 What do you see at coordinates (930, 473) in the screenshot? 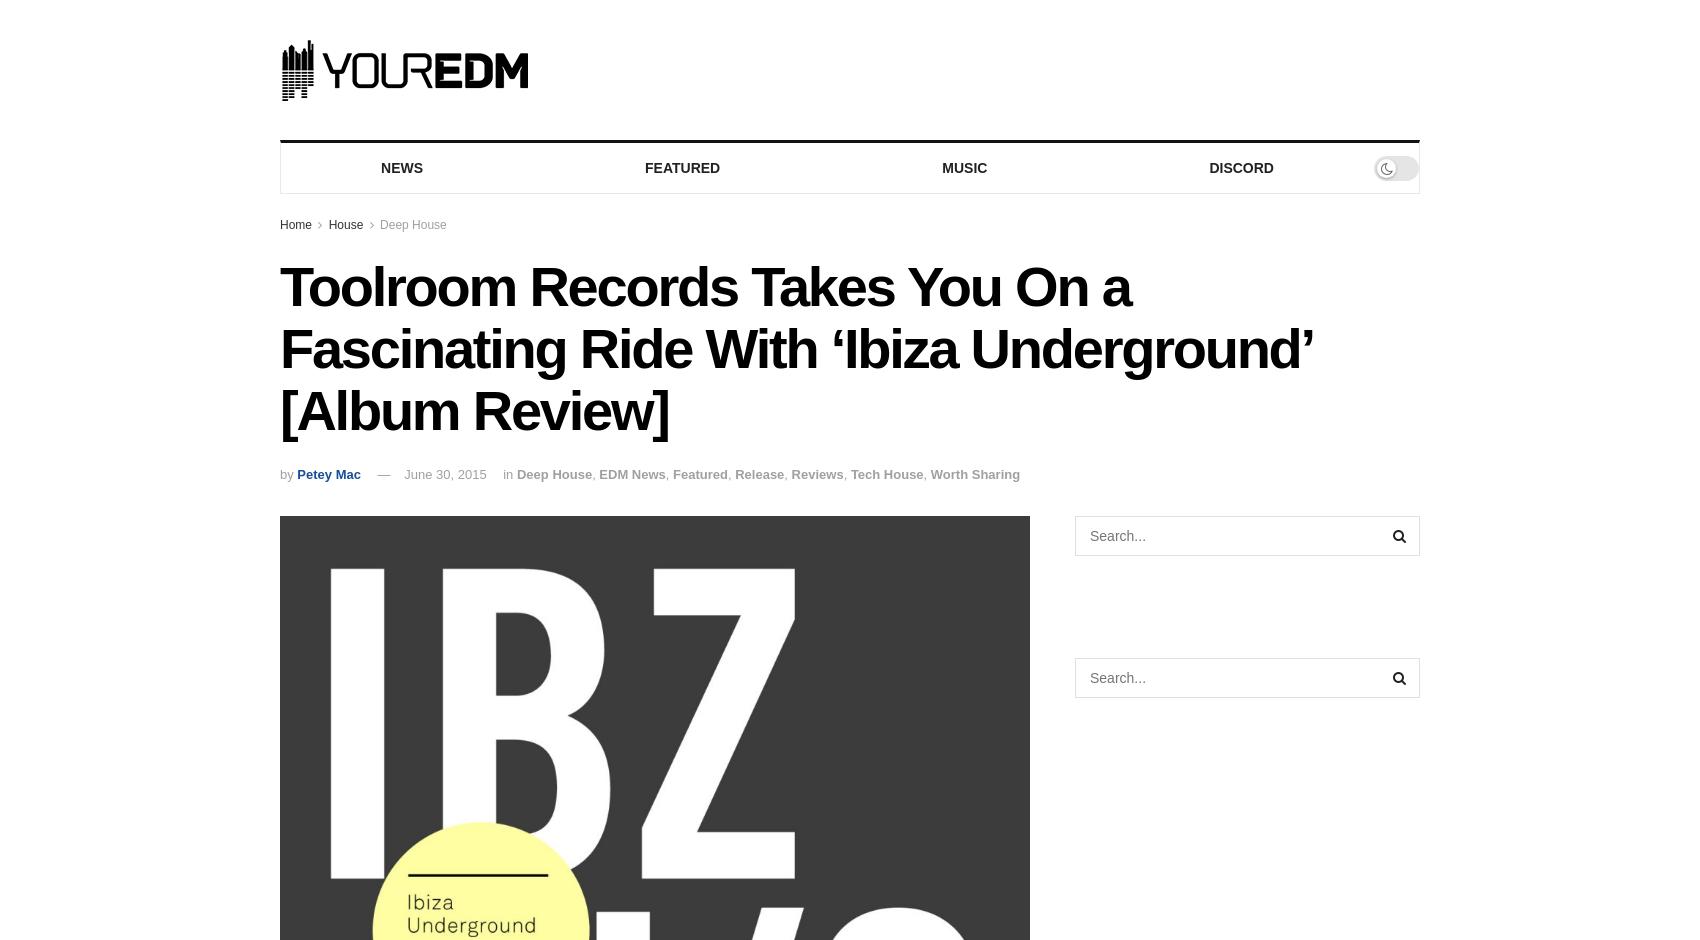
I see `'Worth Sharing'` at bounding box center [930, 473].